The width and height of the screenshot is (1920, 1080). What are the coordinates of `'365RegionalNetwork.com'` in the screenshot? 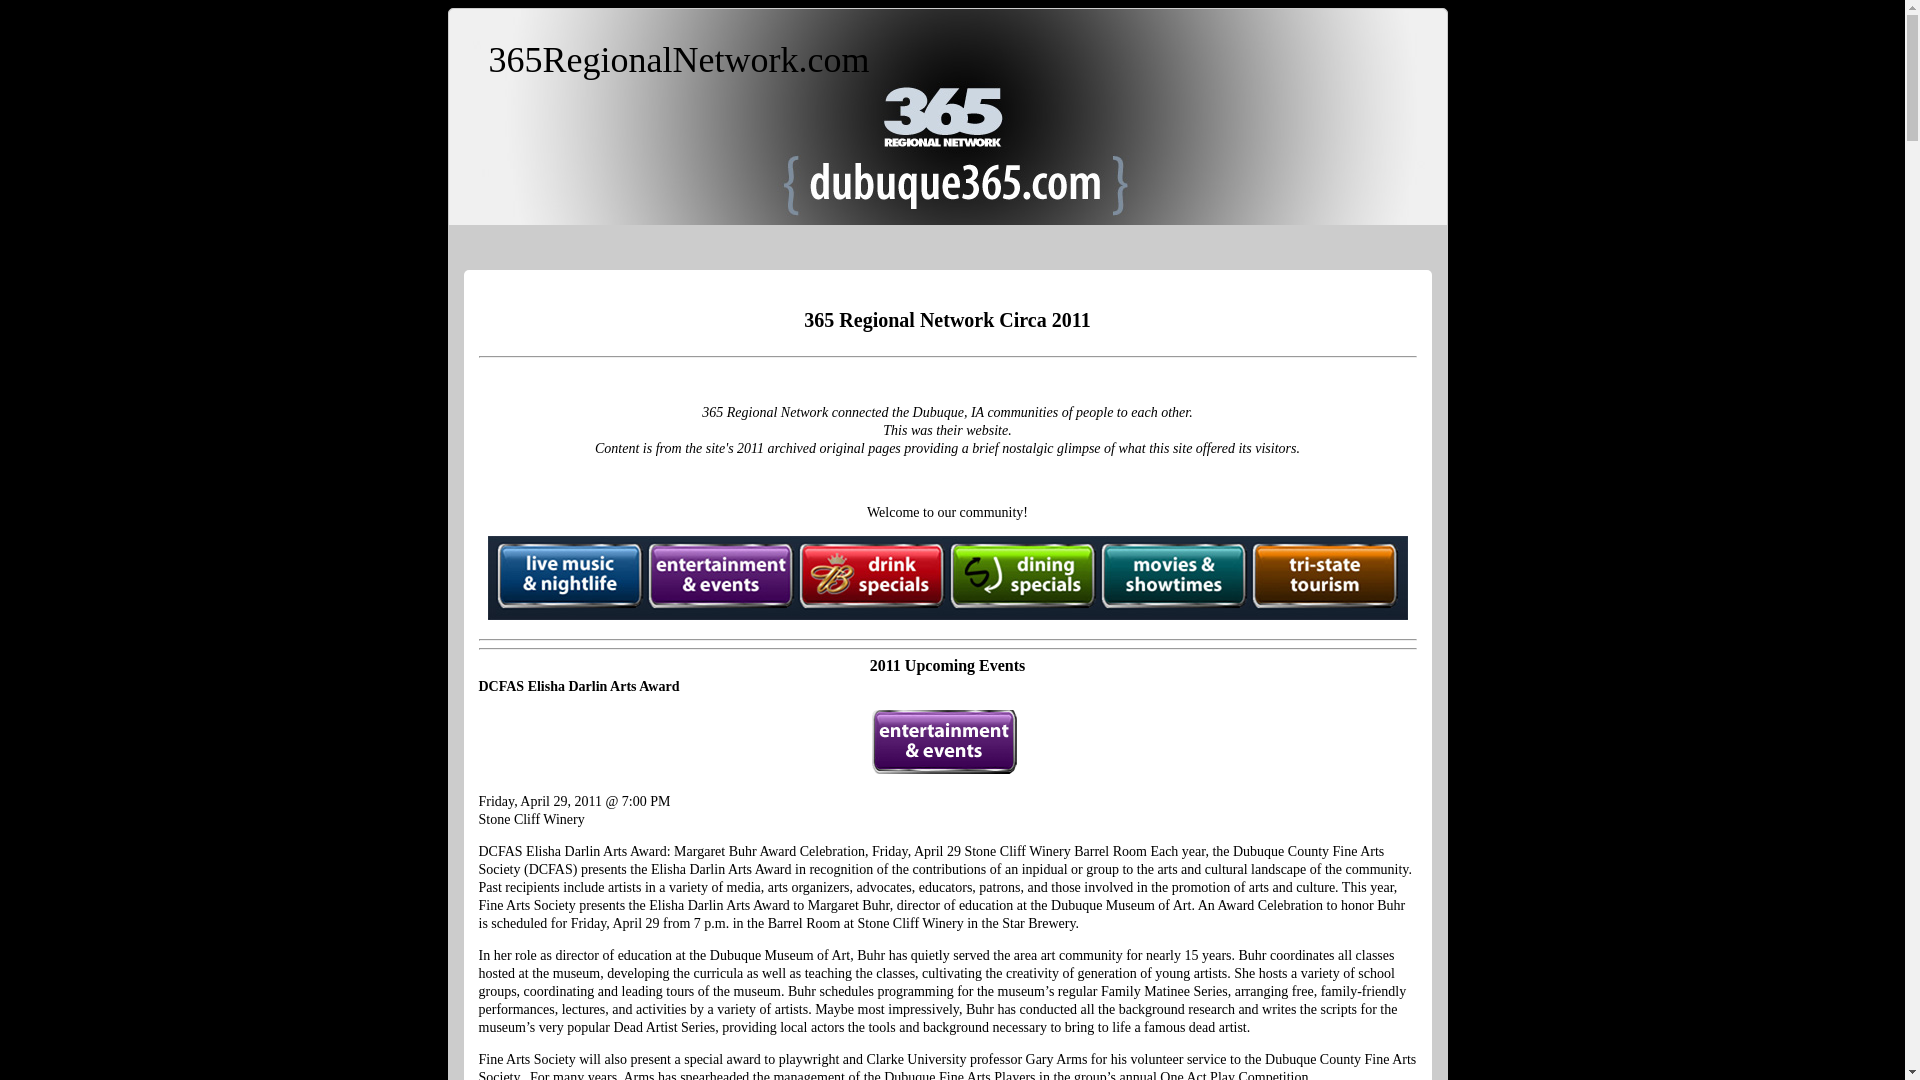 It's located at (678, 59).